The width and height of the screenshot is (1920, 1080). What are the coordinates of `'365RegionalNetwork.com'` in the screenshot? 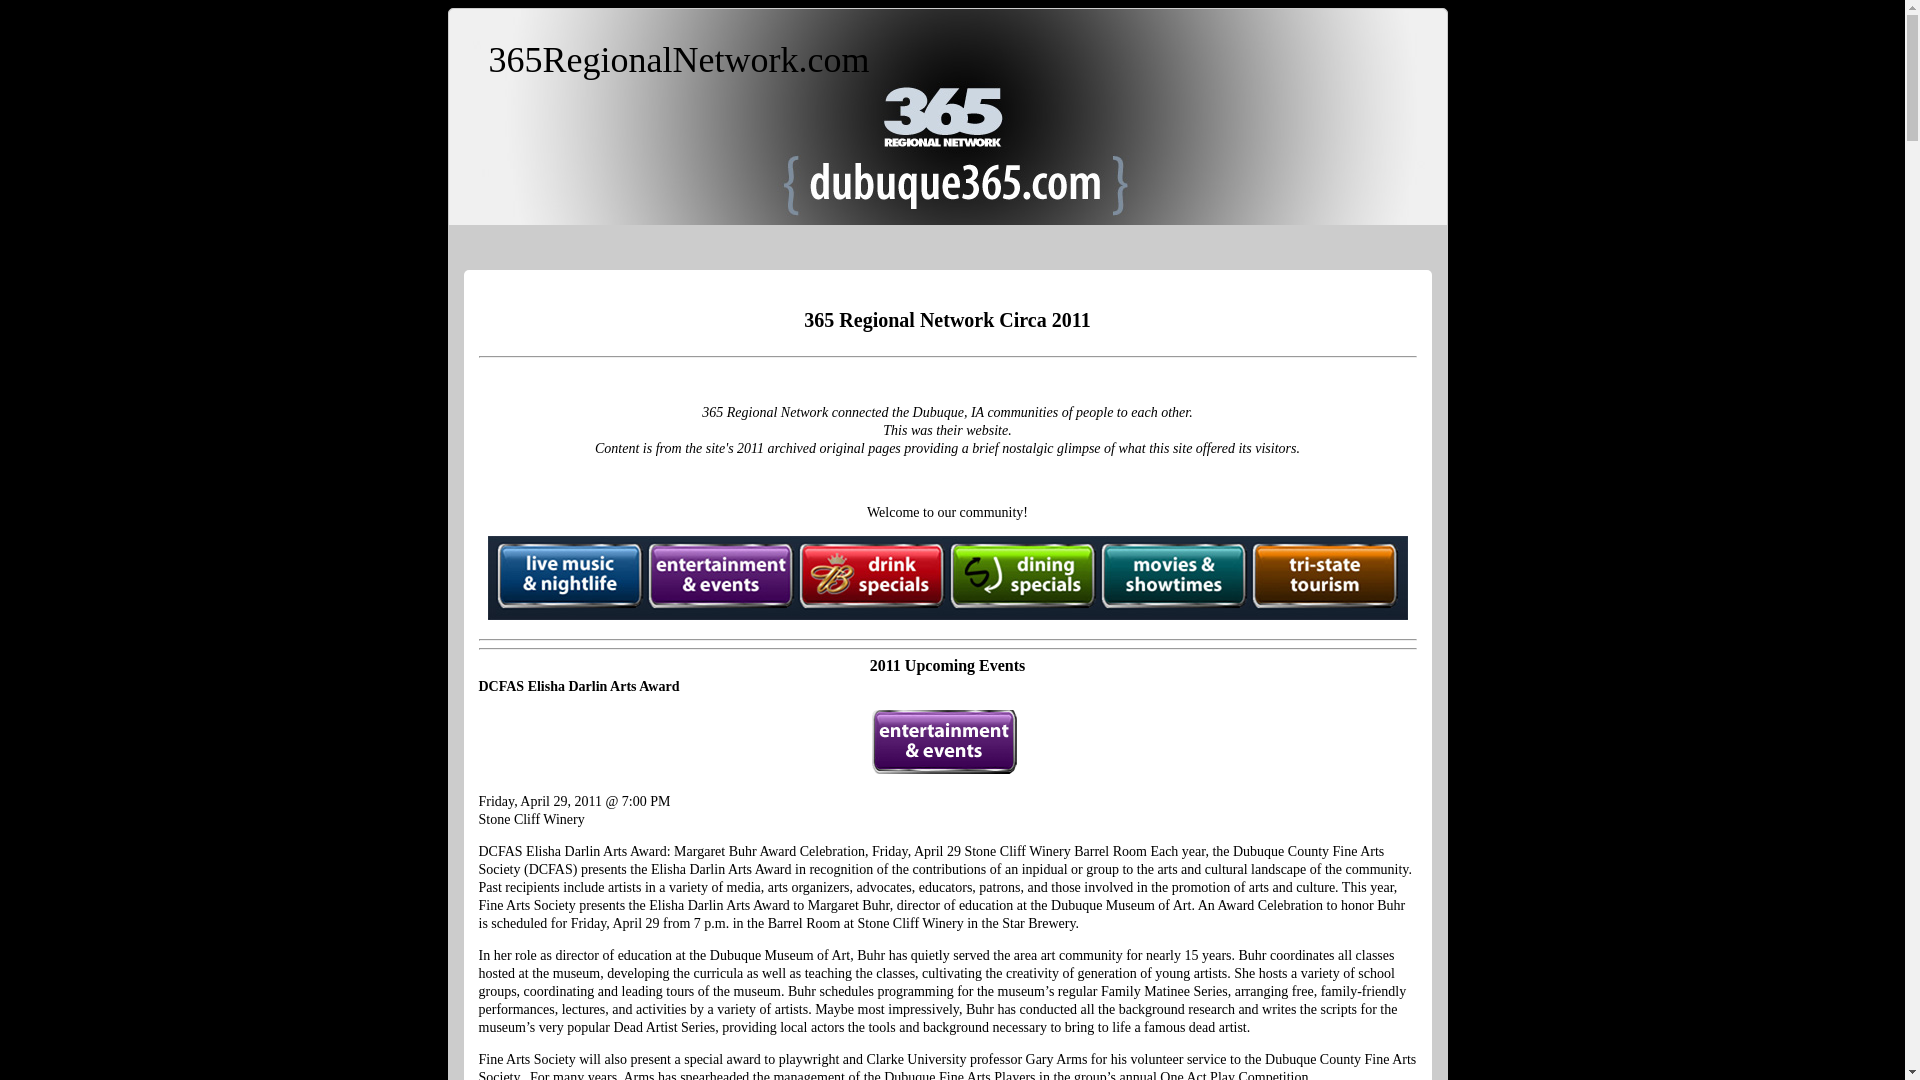 It's located at (678, 59).